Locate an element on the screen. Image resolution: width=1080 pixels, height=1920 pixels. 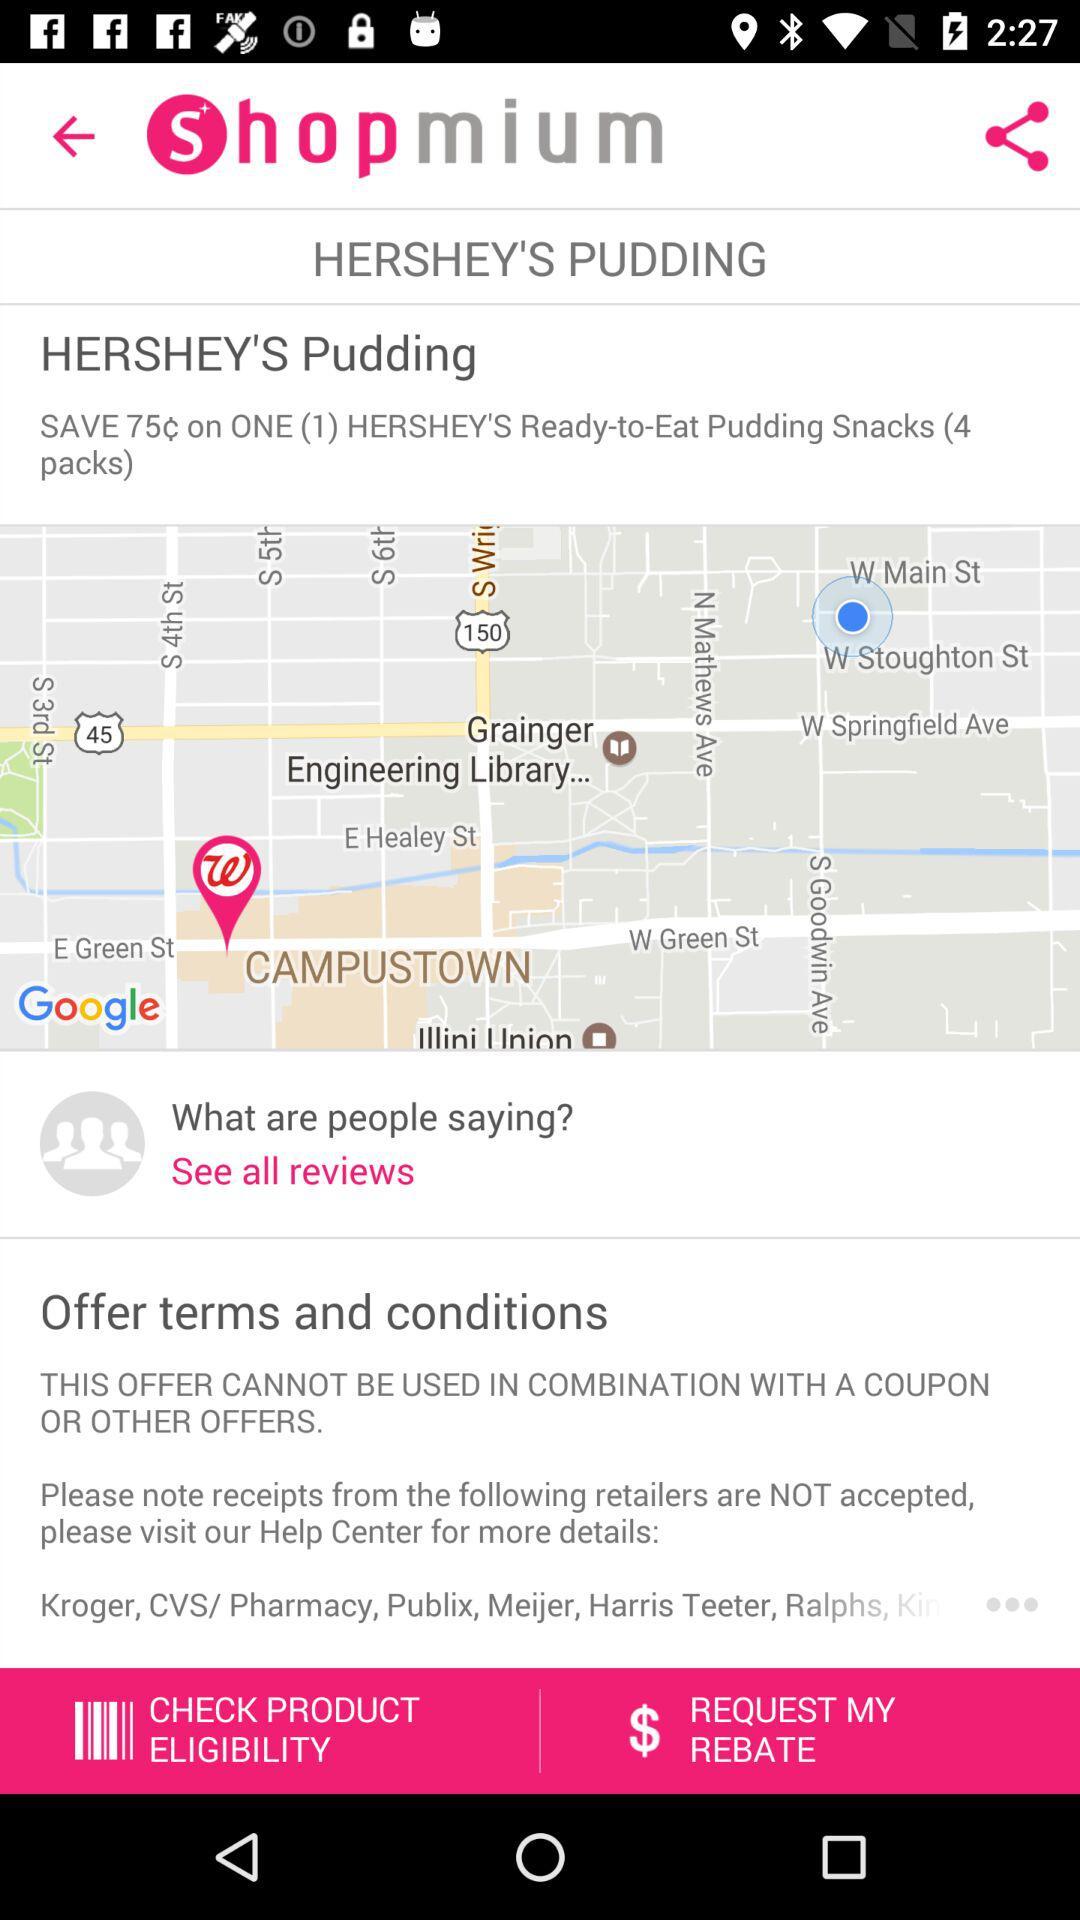
item above hershey's pudding is located at coordinates (72, 135).